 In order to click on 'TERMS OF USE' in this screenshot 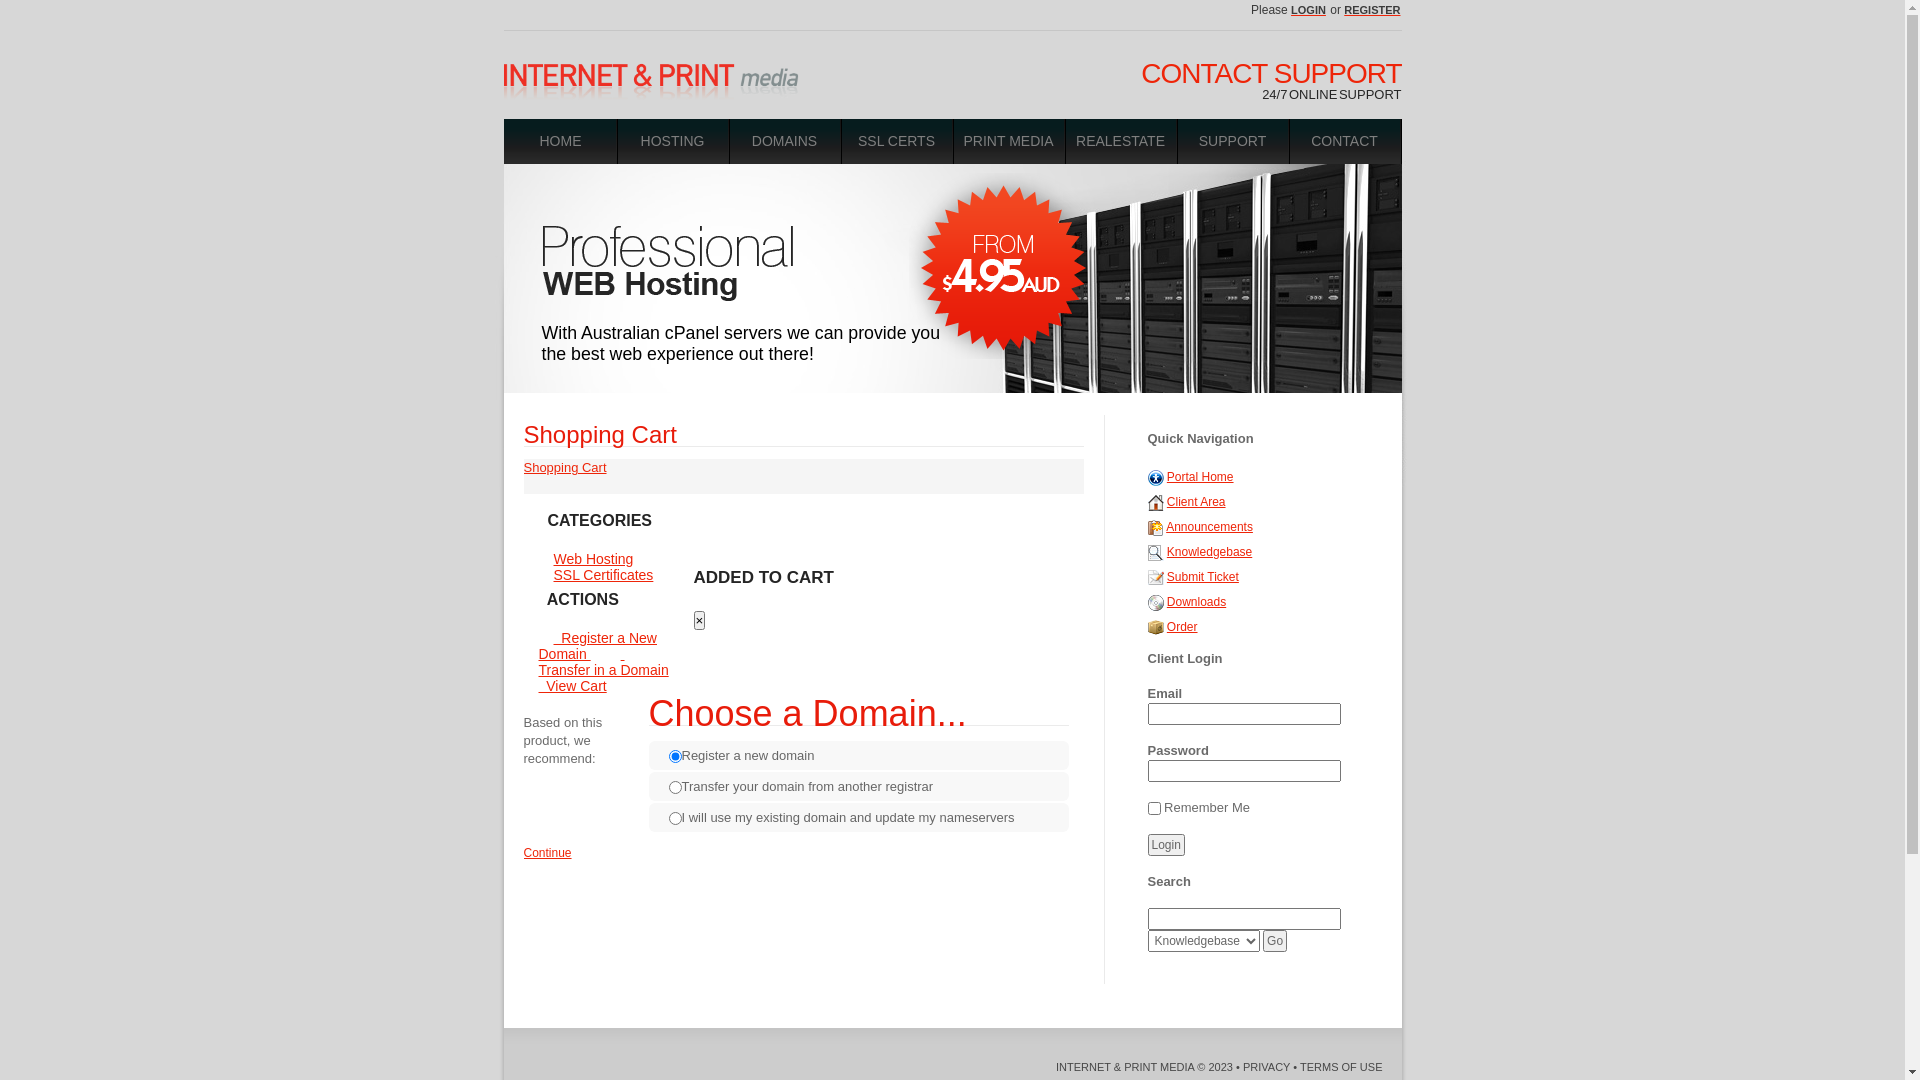, I will do `click(1341, 1066)`.